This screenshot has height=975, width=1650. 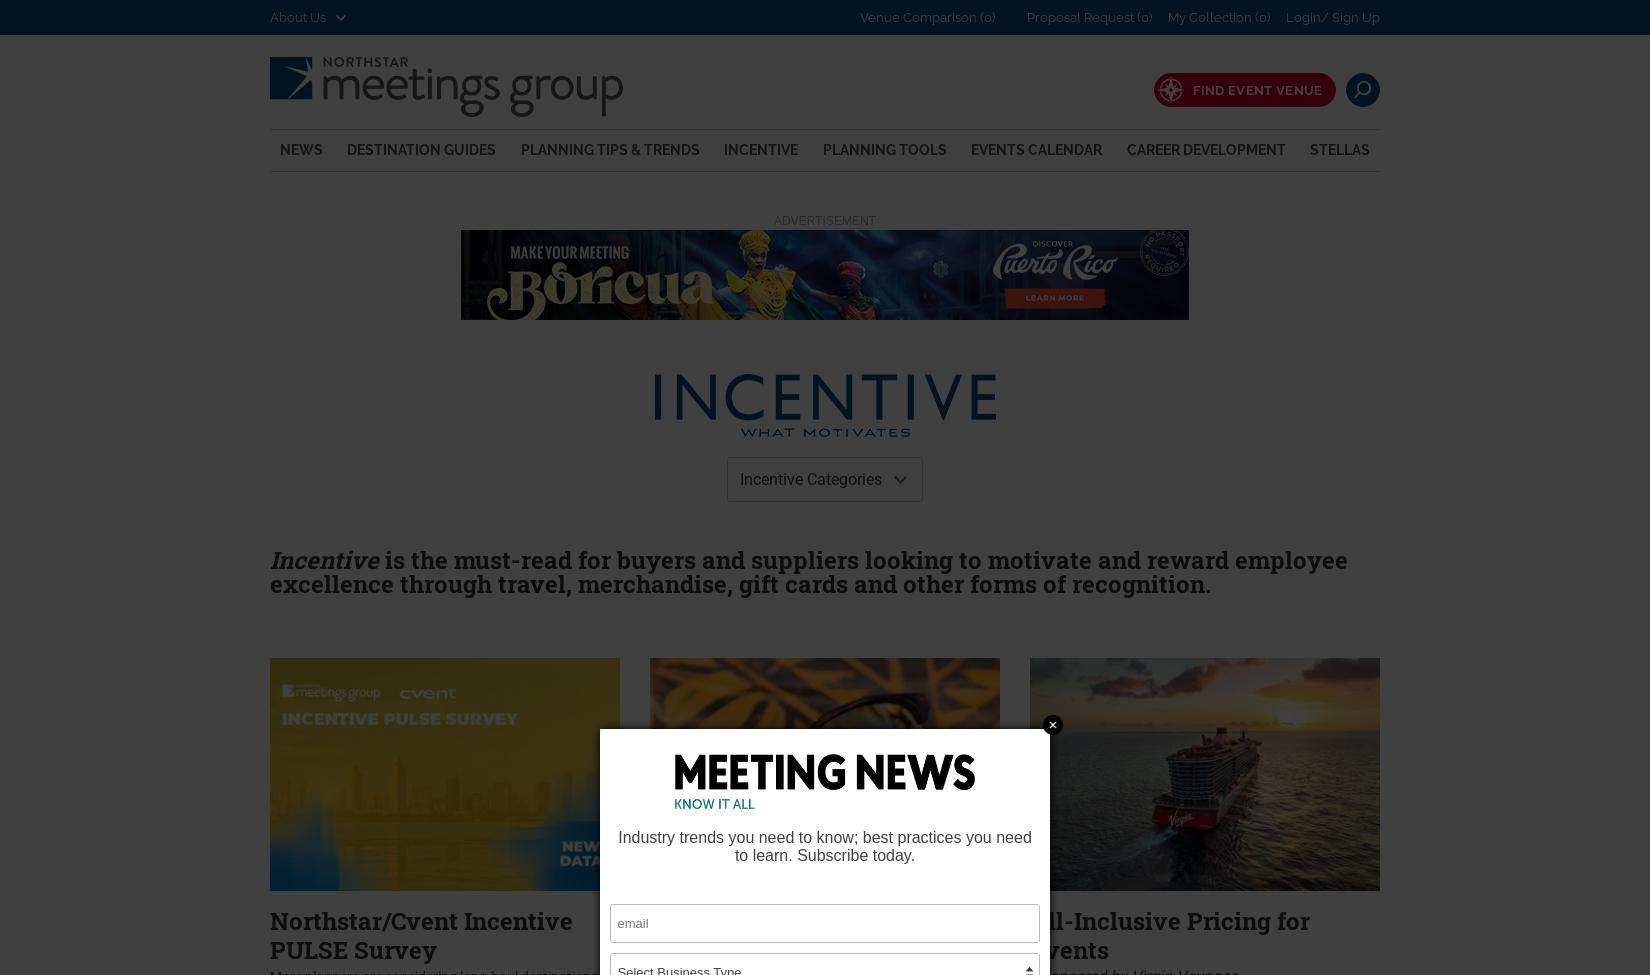 I want to click on 'About Us', so click(x=299, y=16).